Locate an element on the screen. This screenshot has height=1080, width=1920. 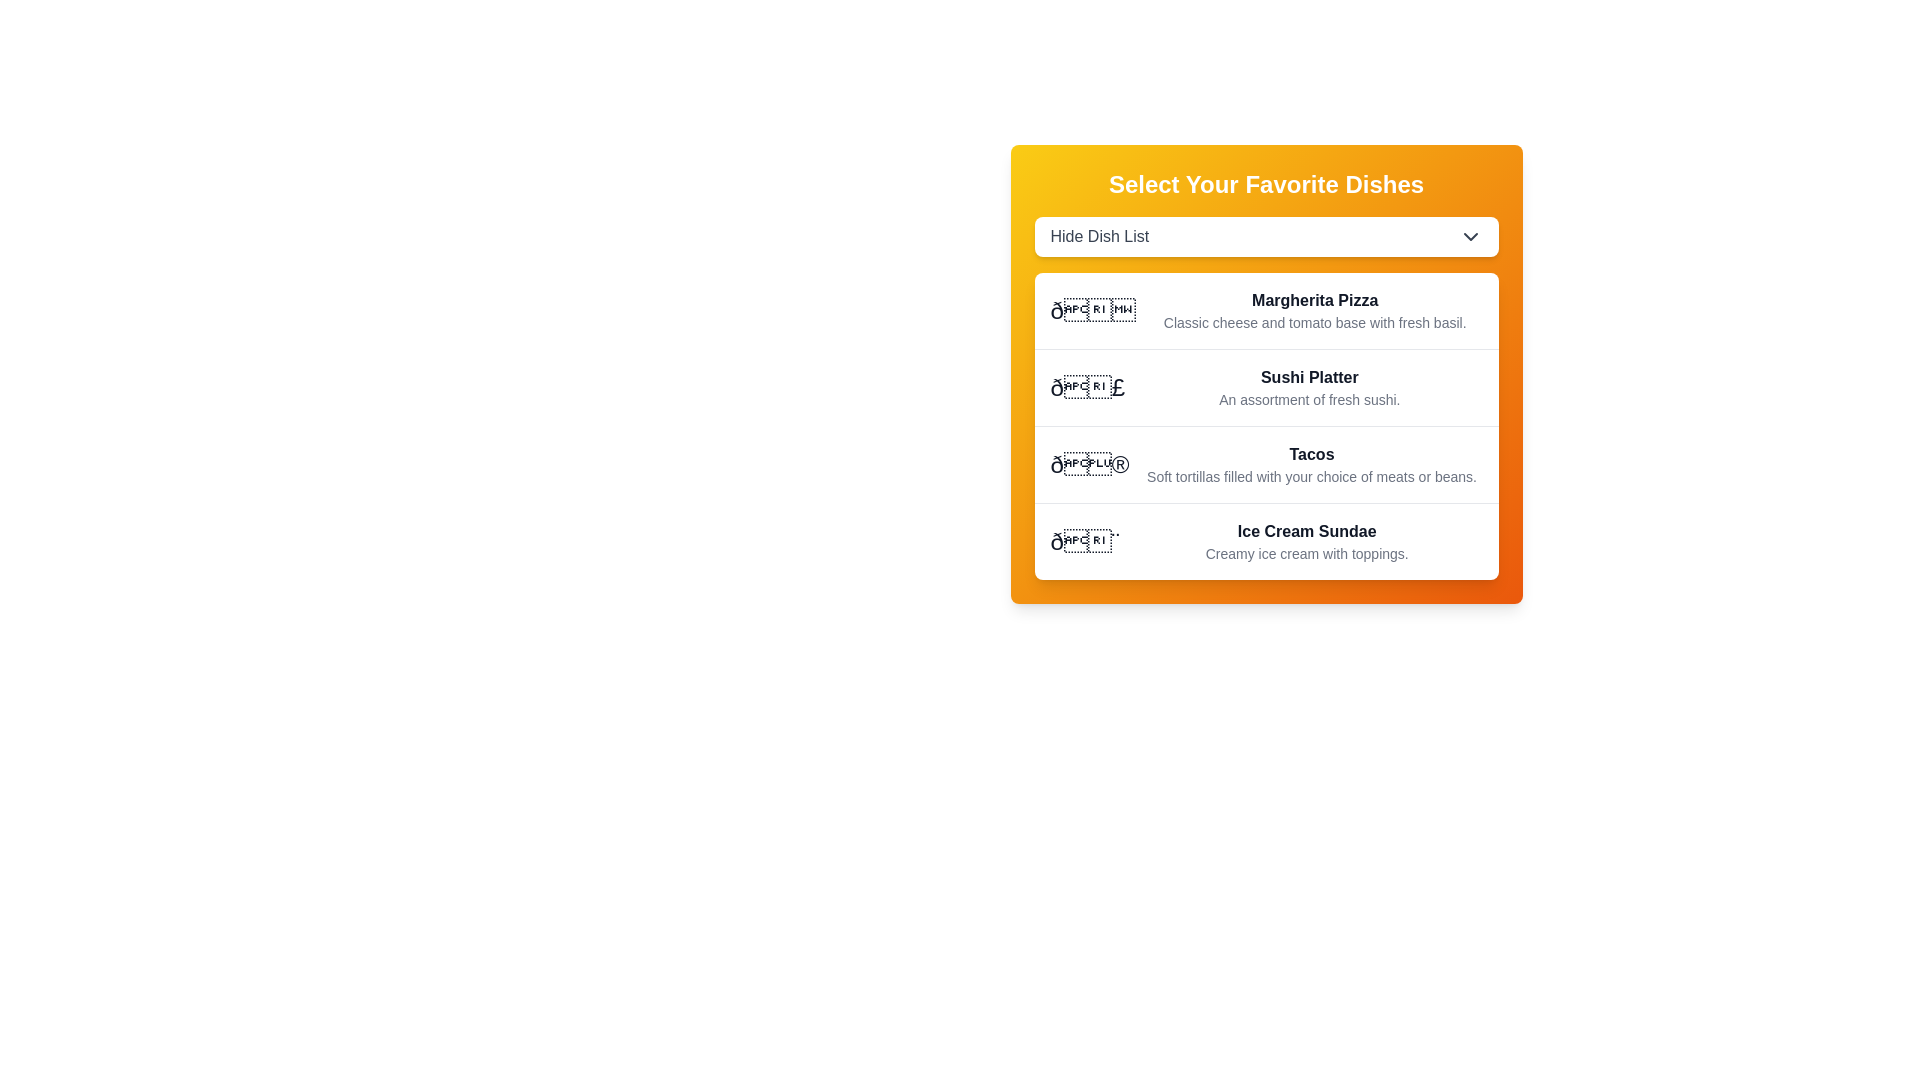
the text label that displays the name of a menu item, which is the first bolded title element located beneath 'Select Your Favorite Dishes' is located at coordinates (1315, 300).